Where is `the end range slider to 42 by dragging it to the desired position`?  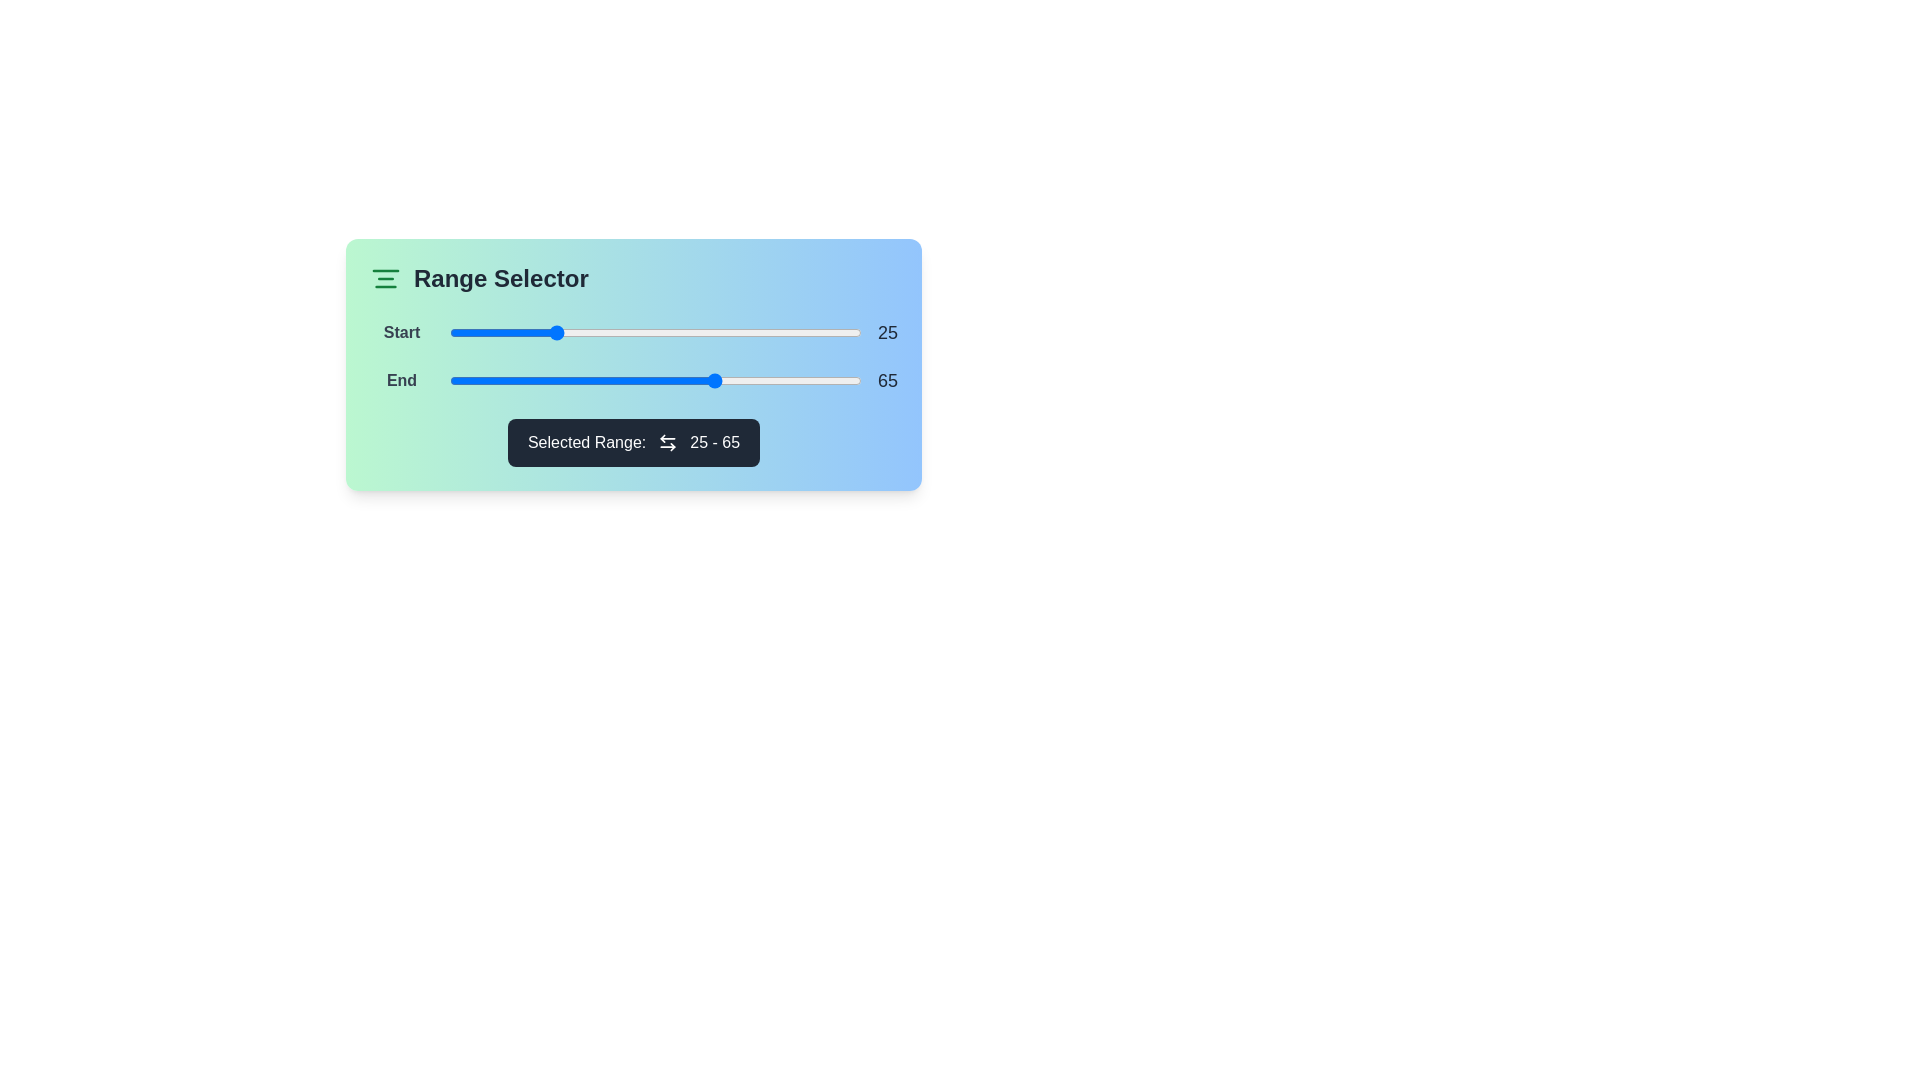
the end range slider to 42 by dragging it to the desired position is located at coordinates (622, 381).